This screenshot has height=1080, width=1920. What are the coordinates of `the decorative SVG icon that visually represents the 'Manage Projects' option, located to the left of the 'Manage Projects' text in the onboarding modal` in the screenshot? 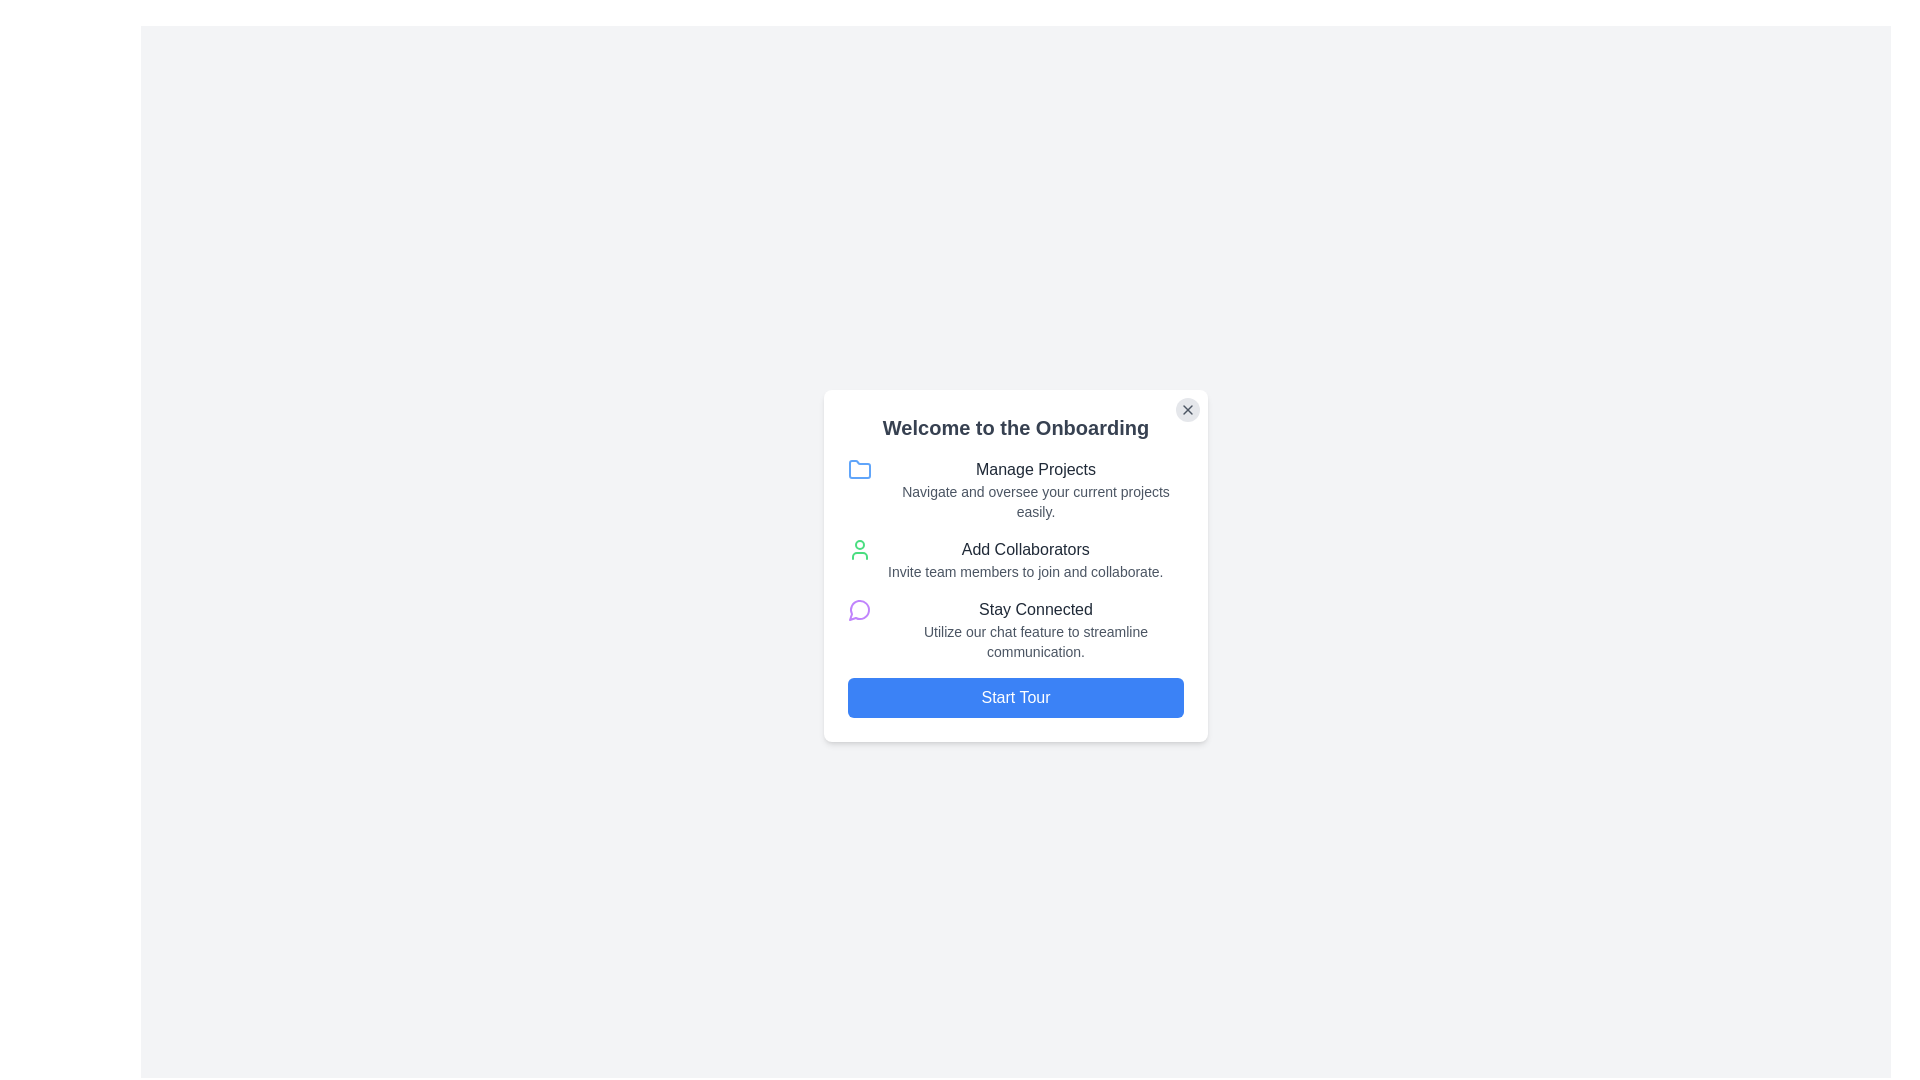 It's located at (859, 470).